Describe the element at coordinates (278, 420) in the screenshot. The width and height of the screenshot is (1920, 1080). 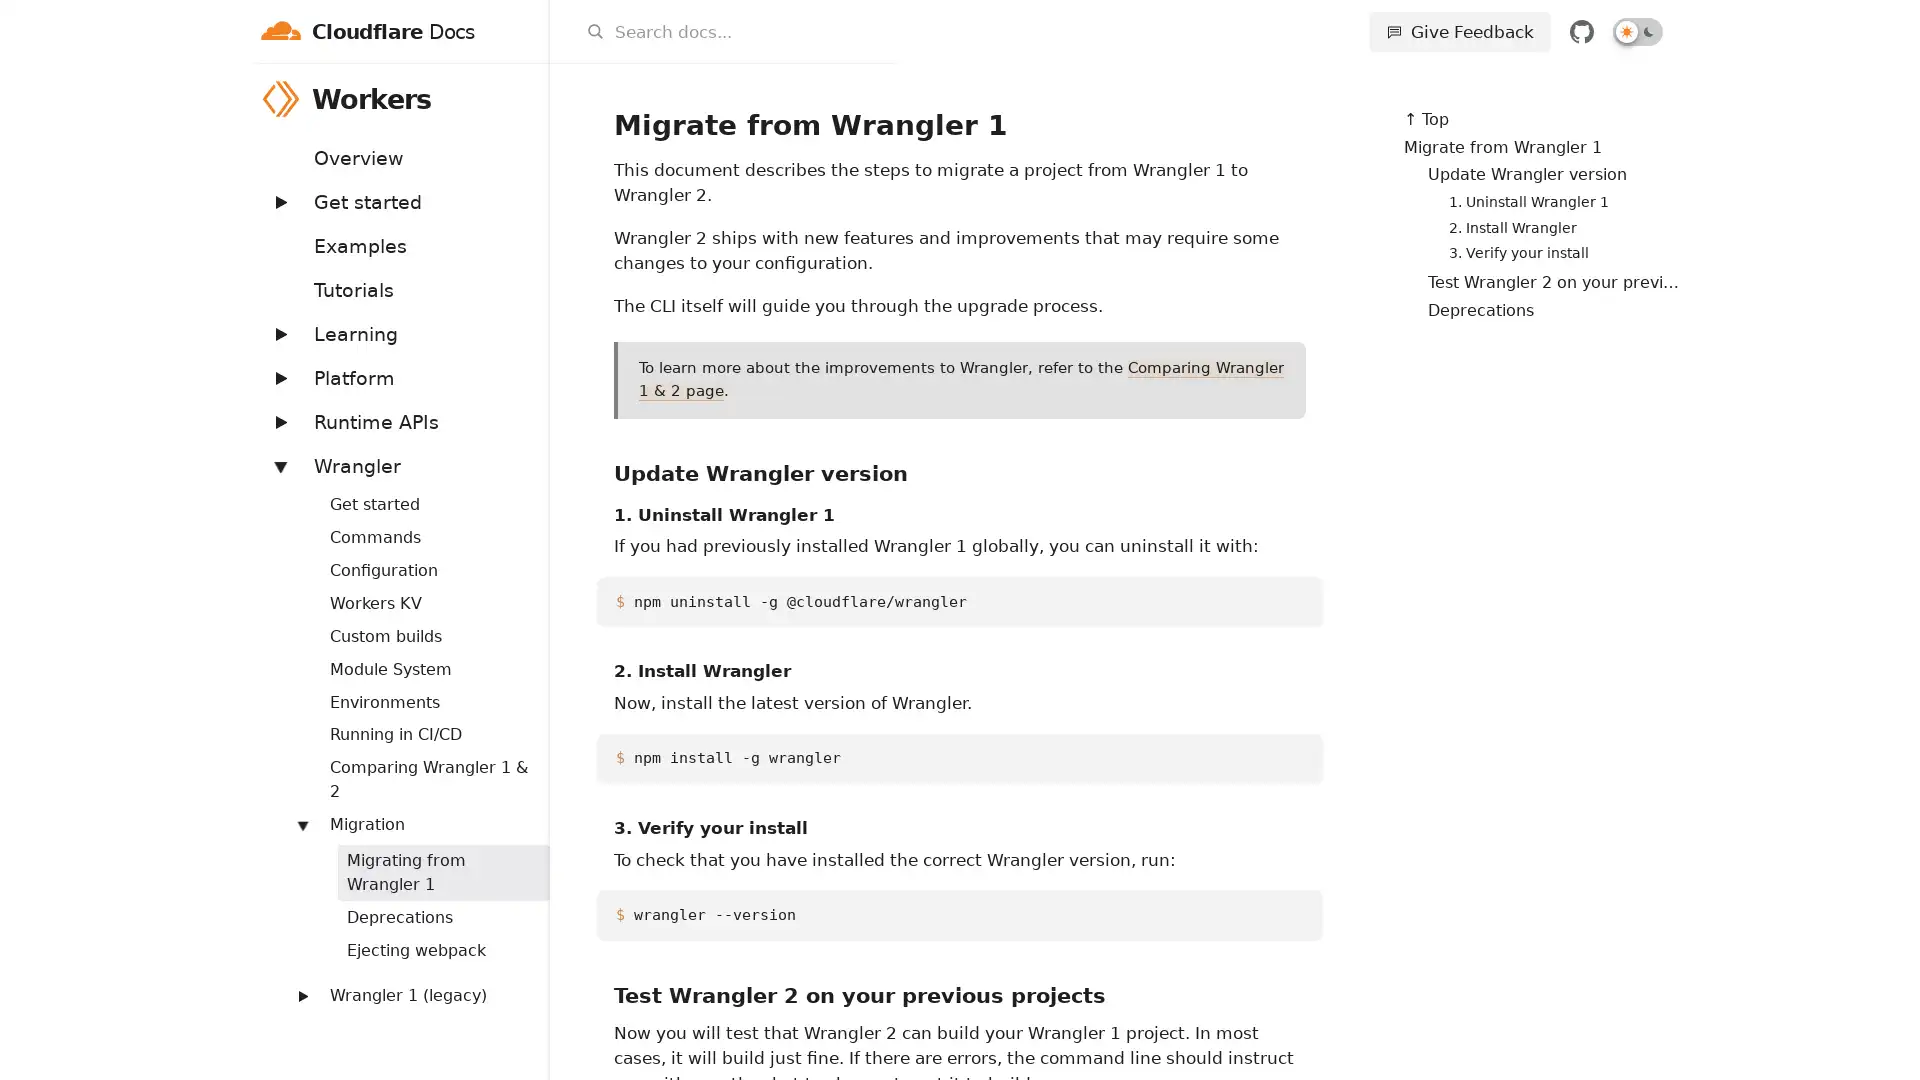
I see `Expand: Runtime APIs` at that location.